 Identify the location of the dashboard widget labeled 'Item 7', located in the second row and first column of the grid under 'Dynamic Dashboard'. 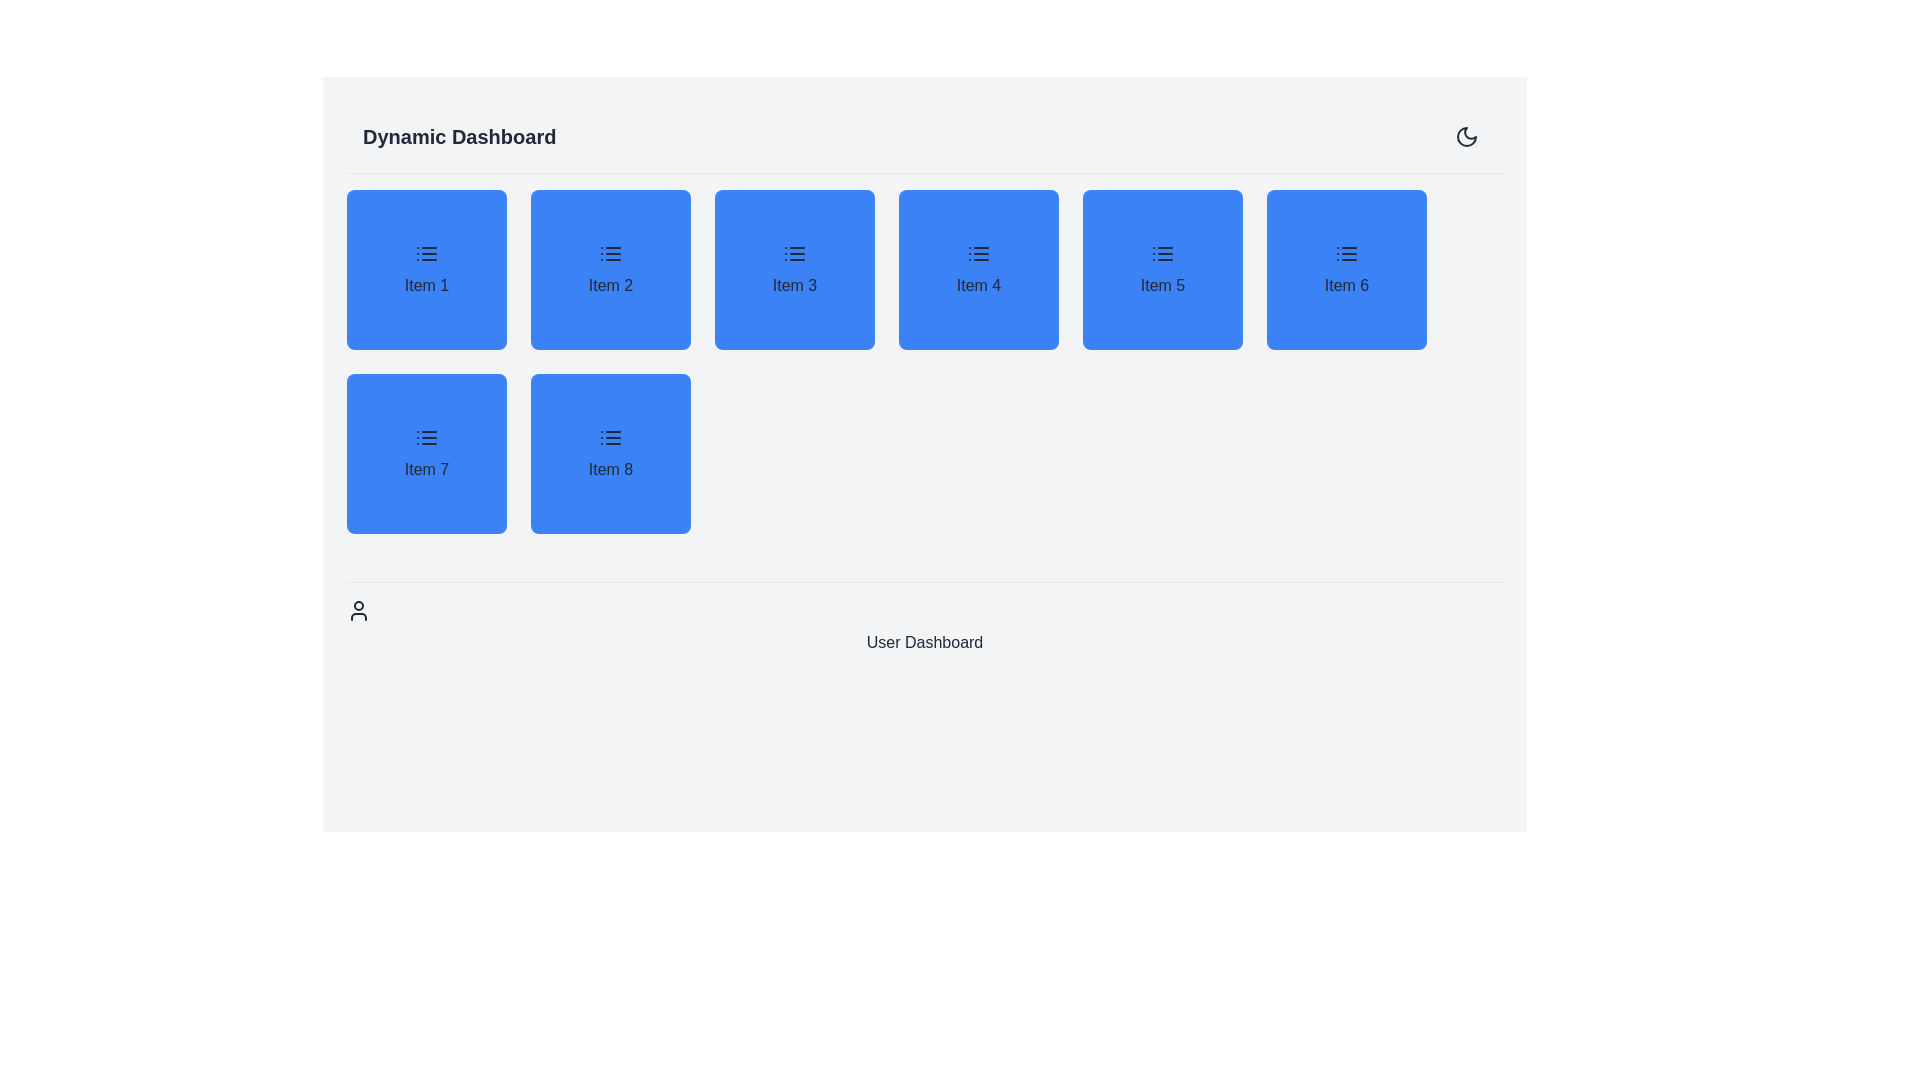
(426, 454).